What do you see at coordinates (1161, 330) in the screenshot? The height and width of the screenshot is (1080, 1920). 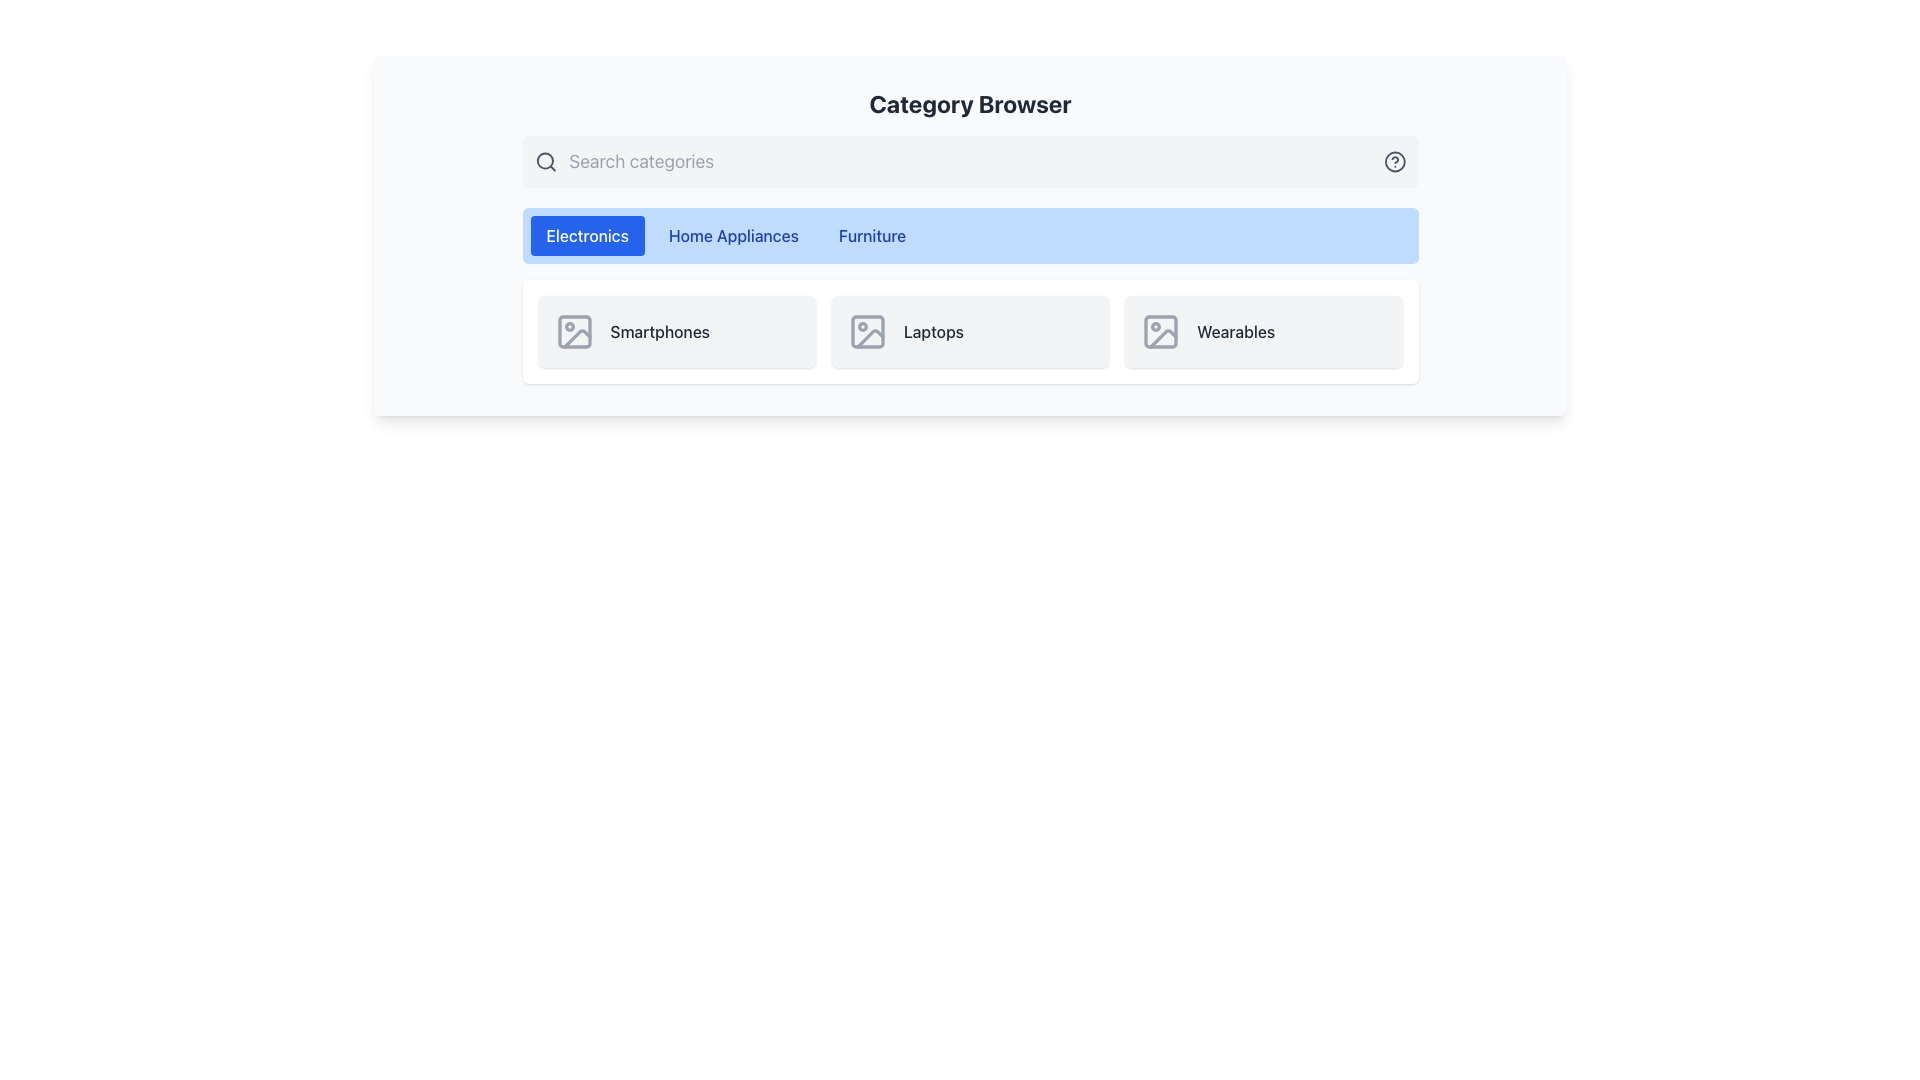 I see `the Icon Component that is part of the icon representation next to the 'Wearables' label, which is the last in the row of categories` at bounding box center [1161, 330].